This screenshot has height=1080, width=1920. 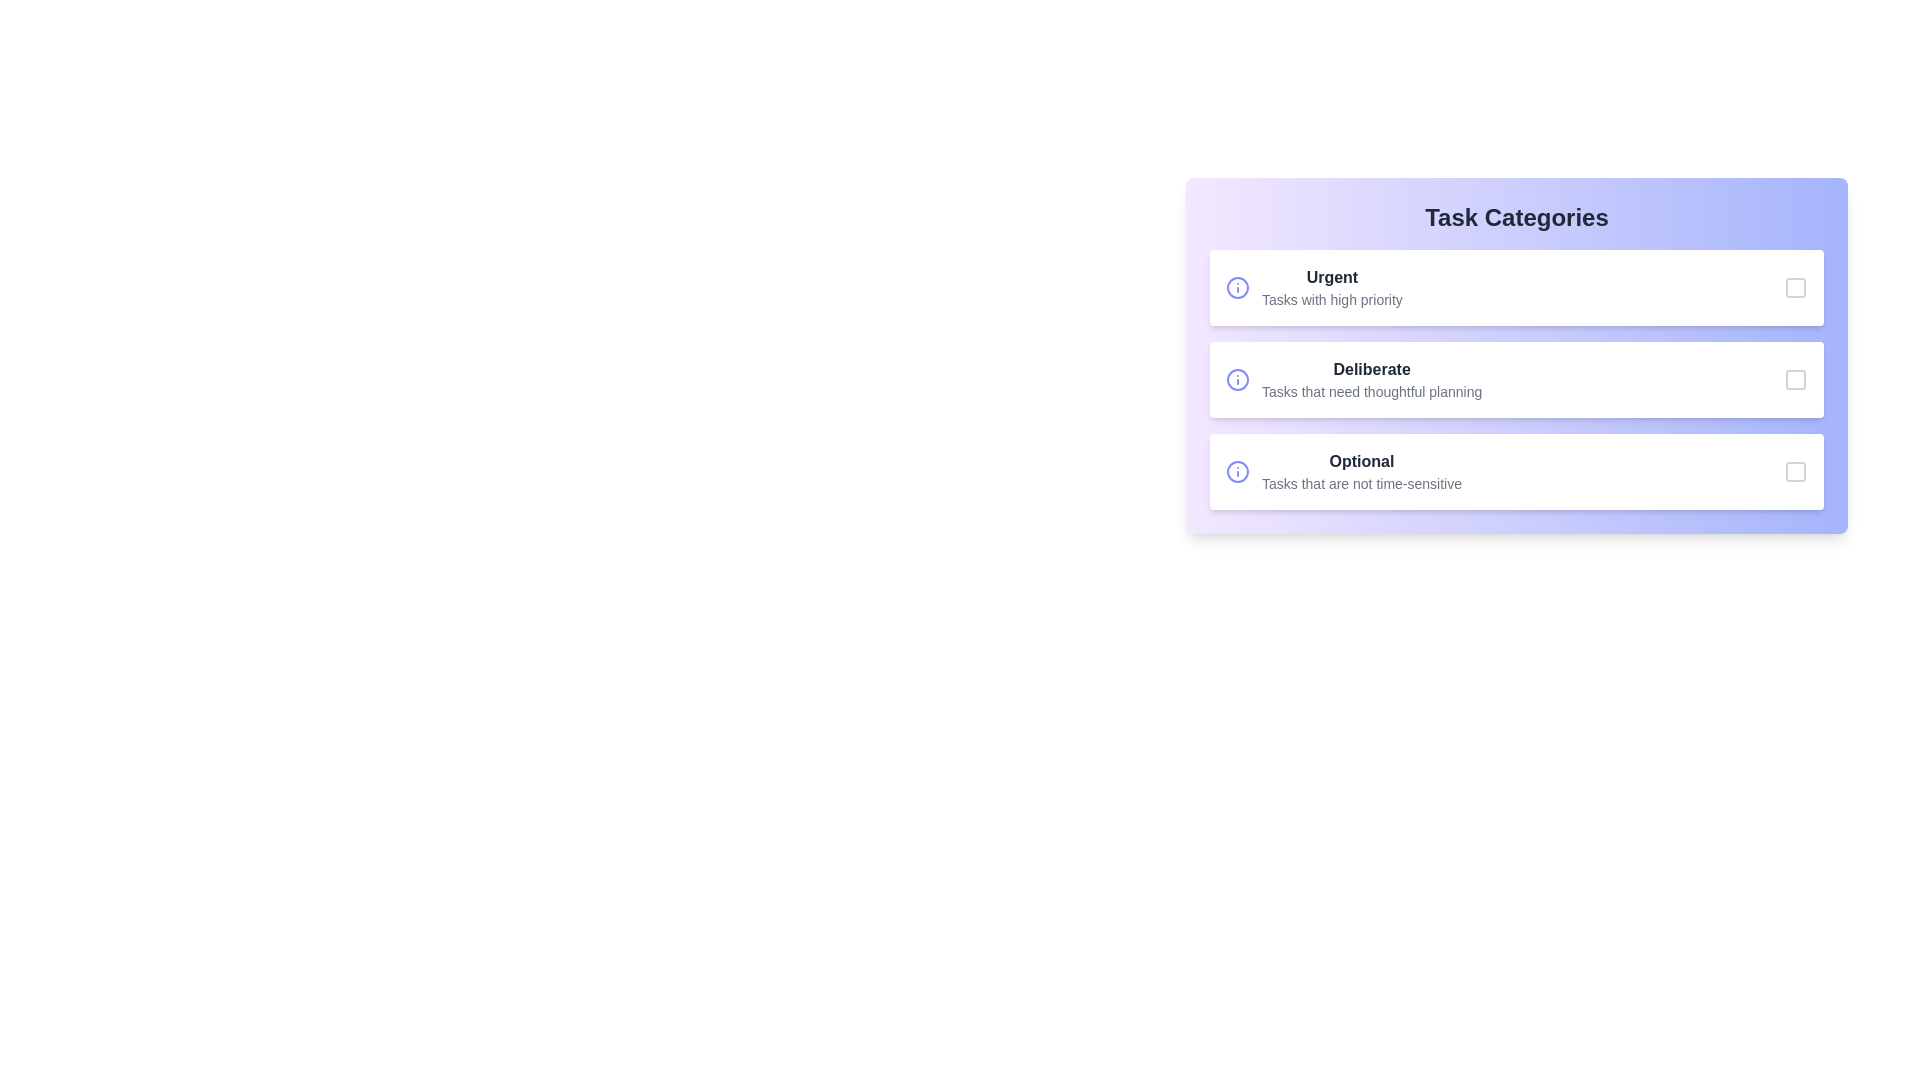 What do you see at coordinates (1795, 471) in the screenshot?
I see `the category Optional by clicking its checkbox` at bounding box center [1795, 471].